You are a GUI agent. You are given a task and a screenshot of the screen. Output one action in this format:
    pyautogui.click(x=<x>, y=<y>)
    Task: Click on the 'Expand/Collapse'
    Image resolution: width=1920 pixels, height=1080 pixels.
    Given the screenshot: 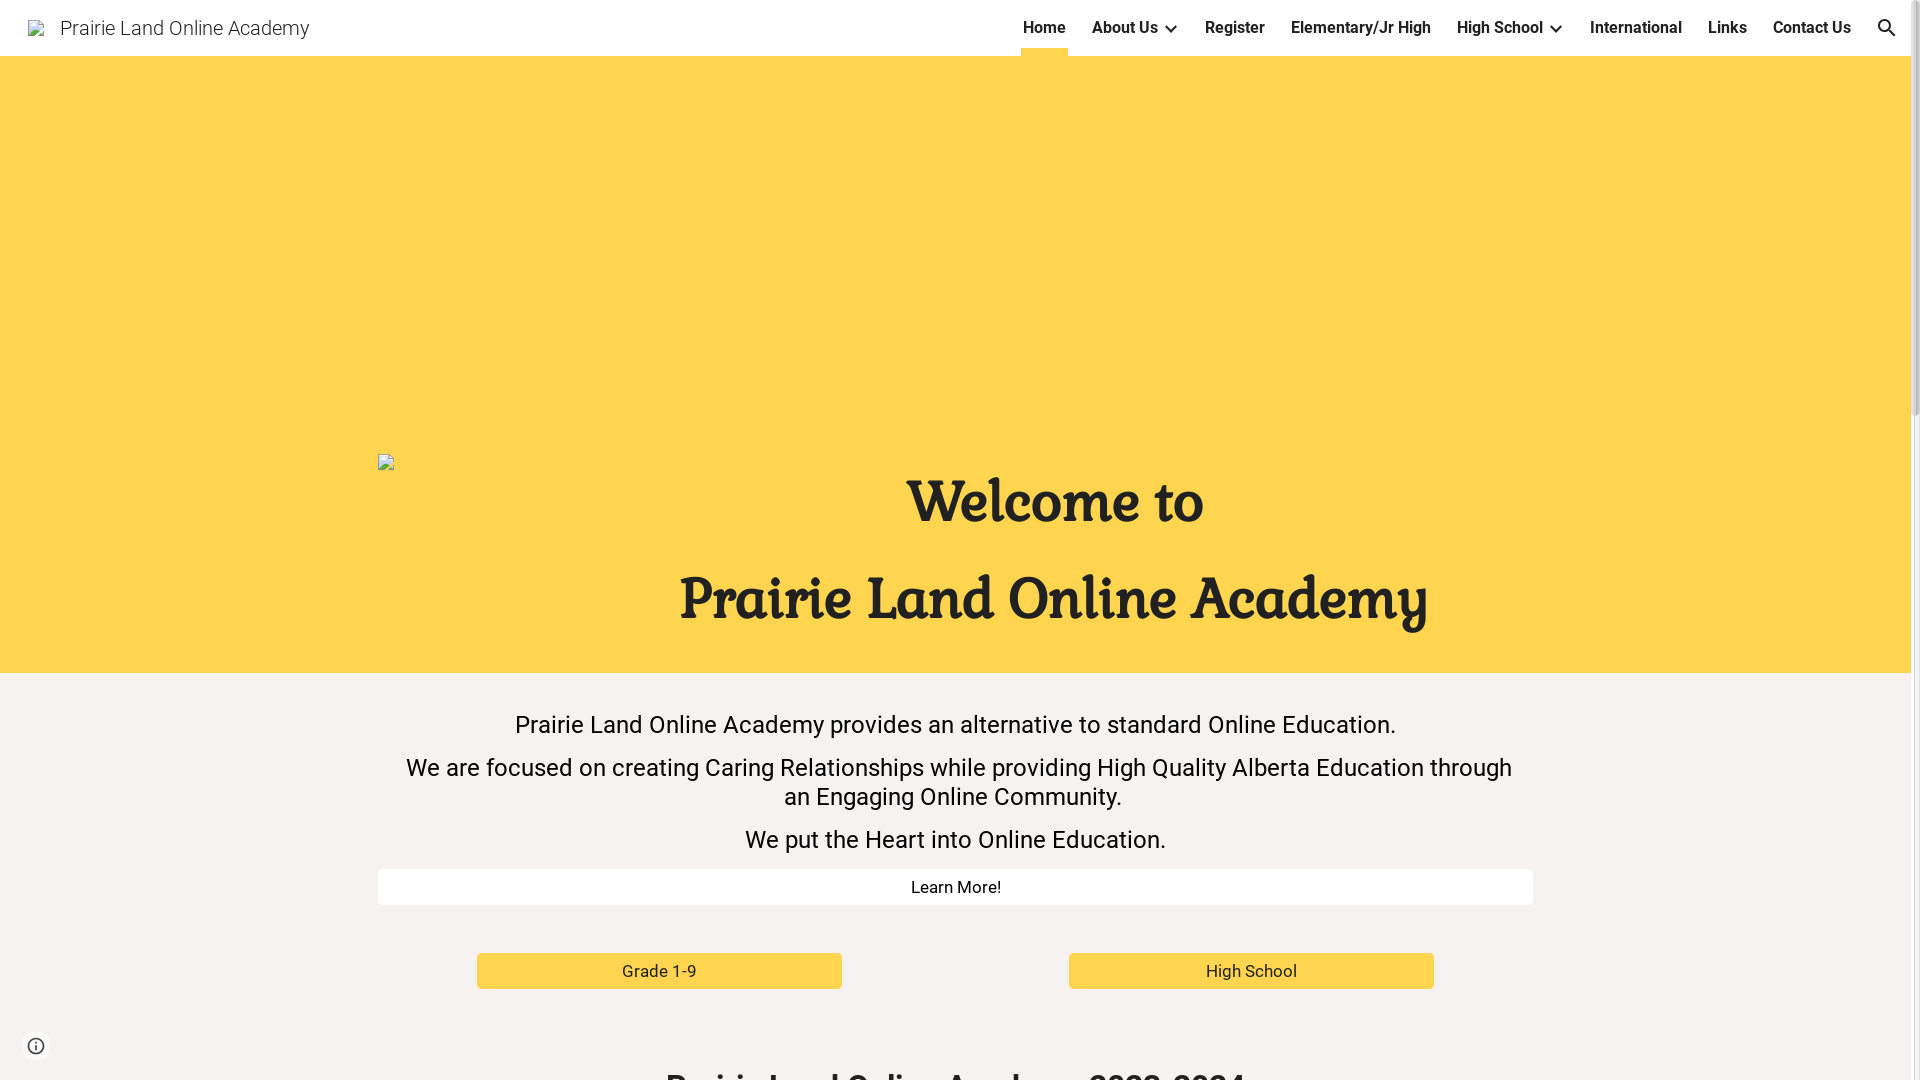 What is the action you would take?
    pyautogui.click(x=1544, y=27)
    